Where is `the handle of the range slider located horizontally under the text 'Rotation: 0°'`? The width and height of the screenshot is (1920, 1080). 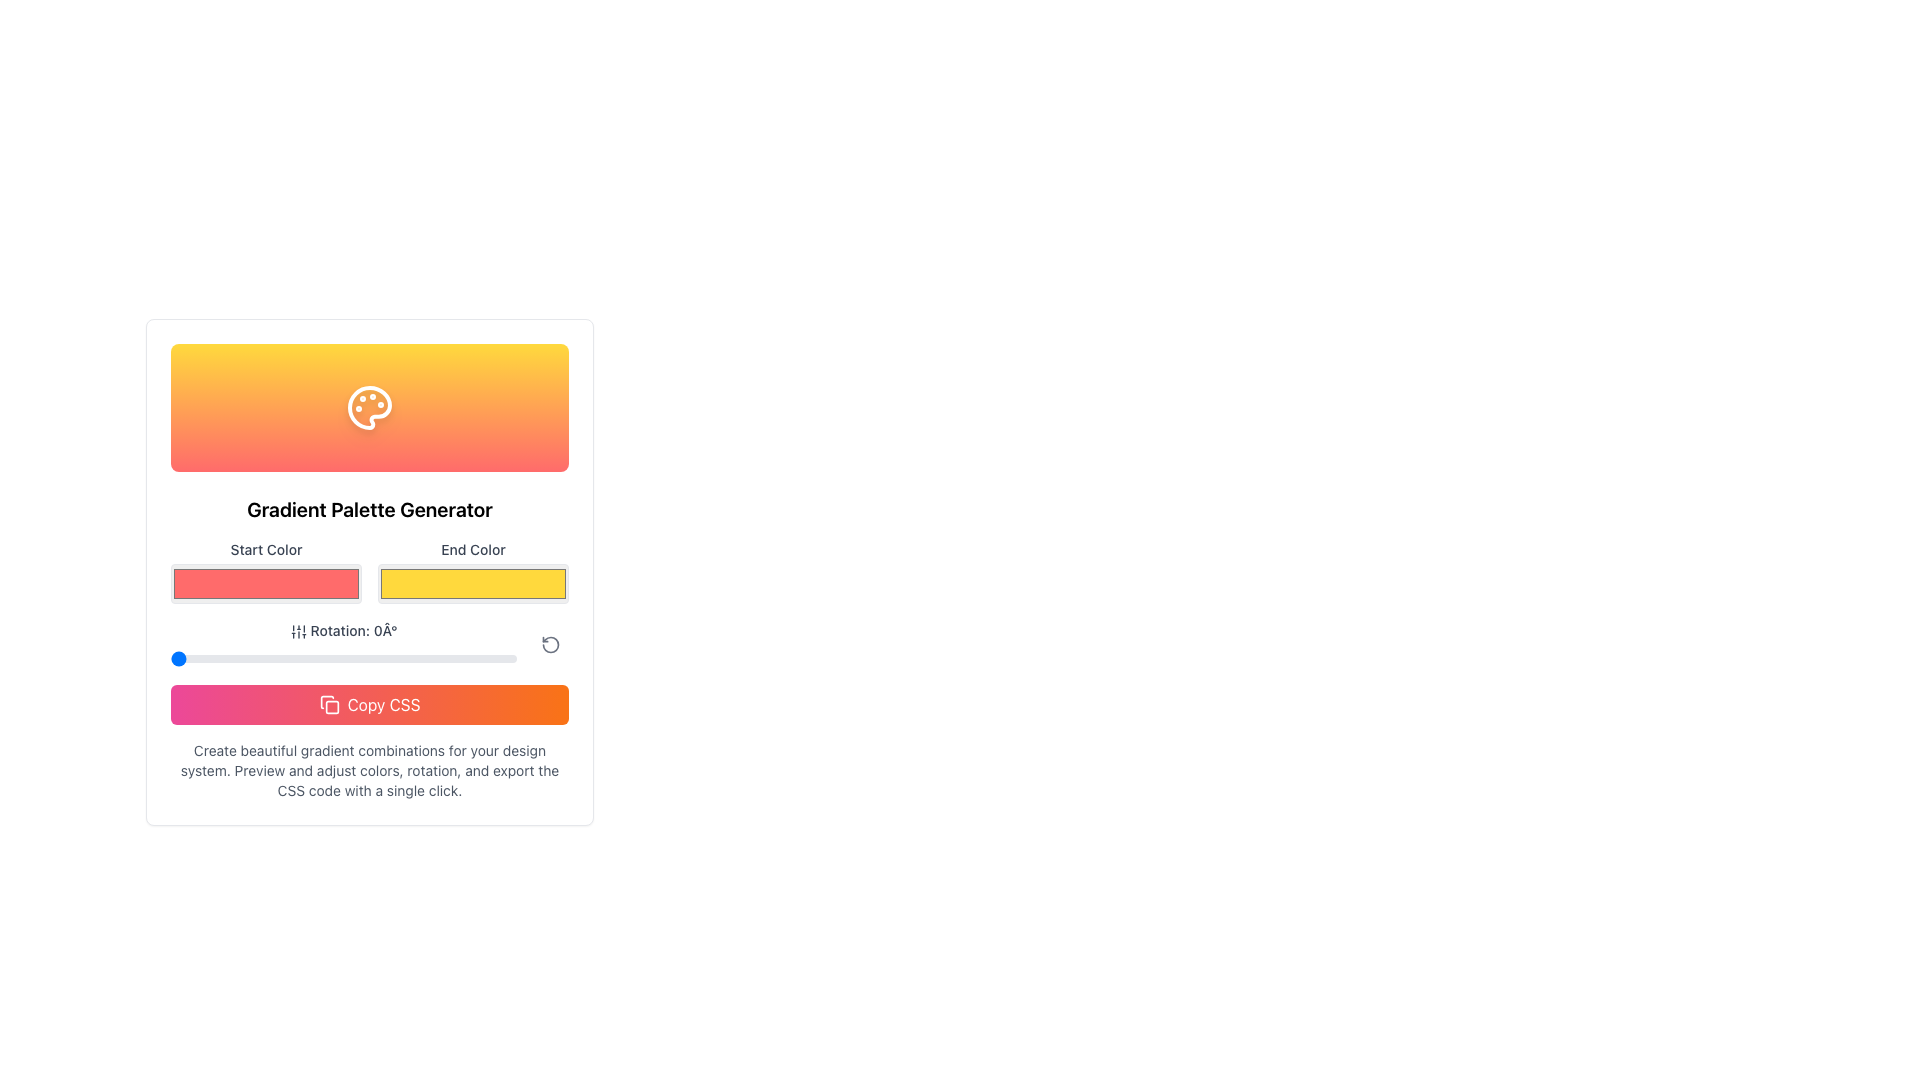 the handle of the range slider located horizontally under the text 'Rotation: 0°' is located at coordinates (344, 659).